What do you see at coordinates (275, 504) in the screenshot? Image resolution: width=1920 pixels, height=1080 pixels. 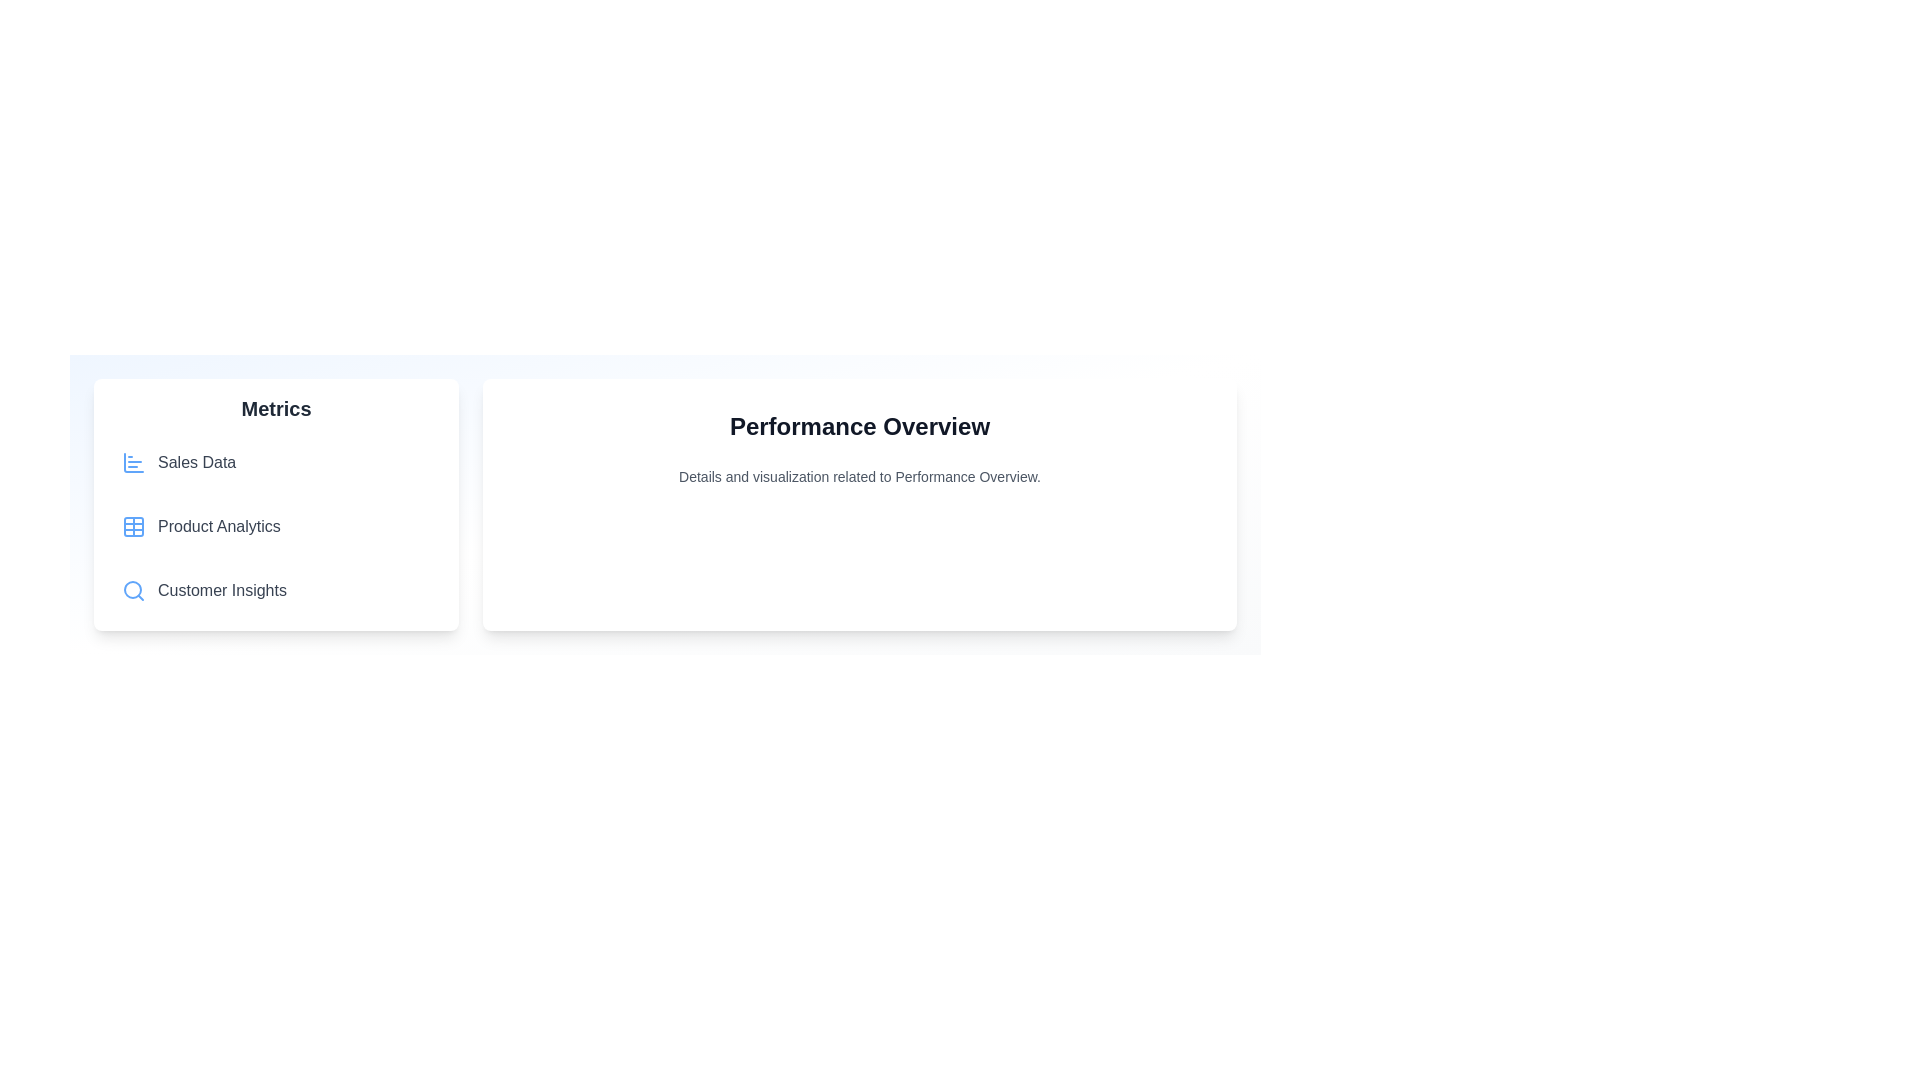 I see `the 'Product Analytics' list item in the metrics section` at bounding box center [275, 504].